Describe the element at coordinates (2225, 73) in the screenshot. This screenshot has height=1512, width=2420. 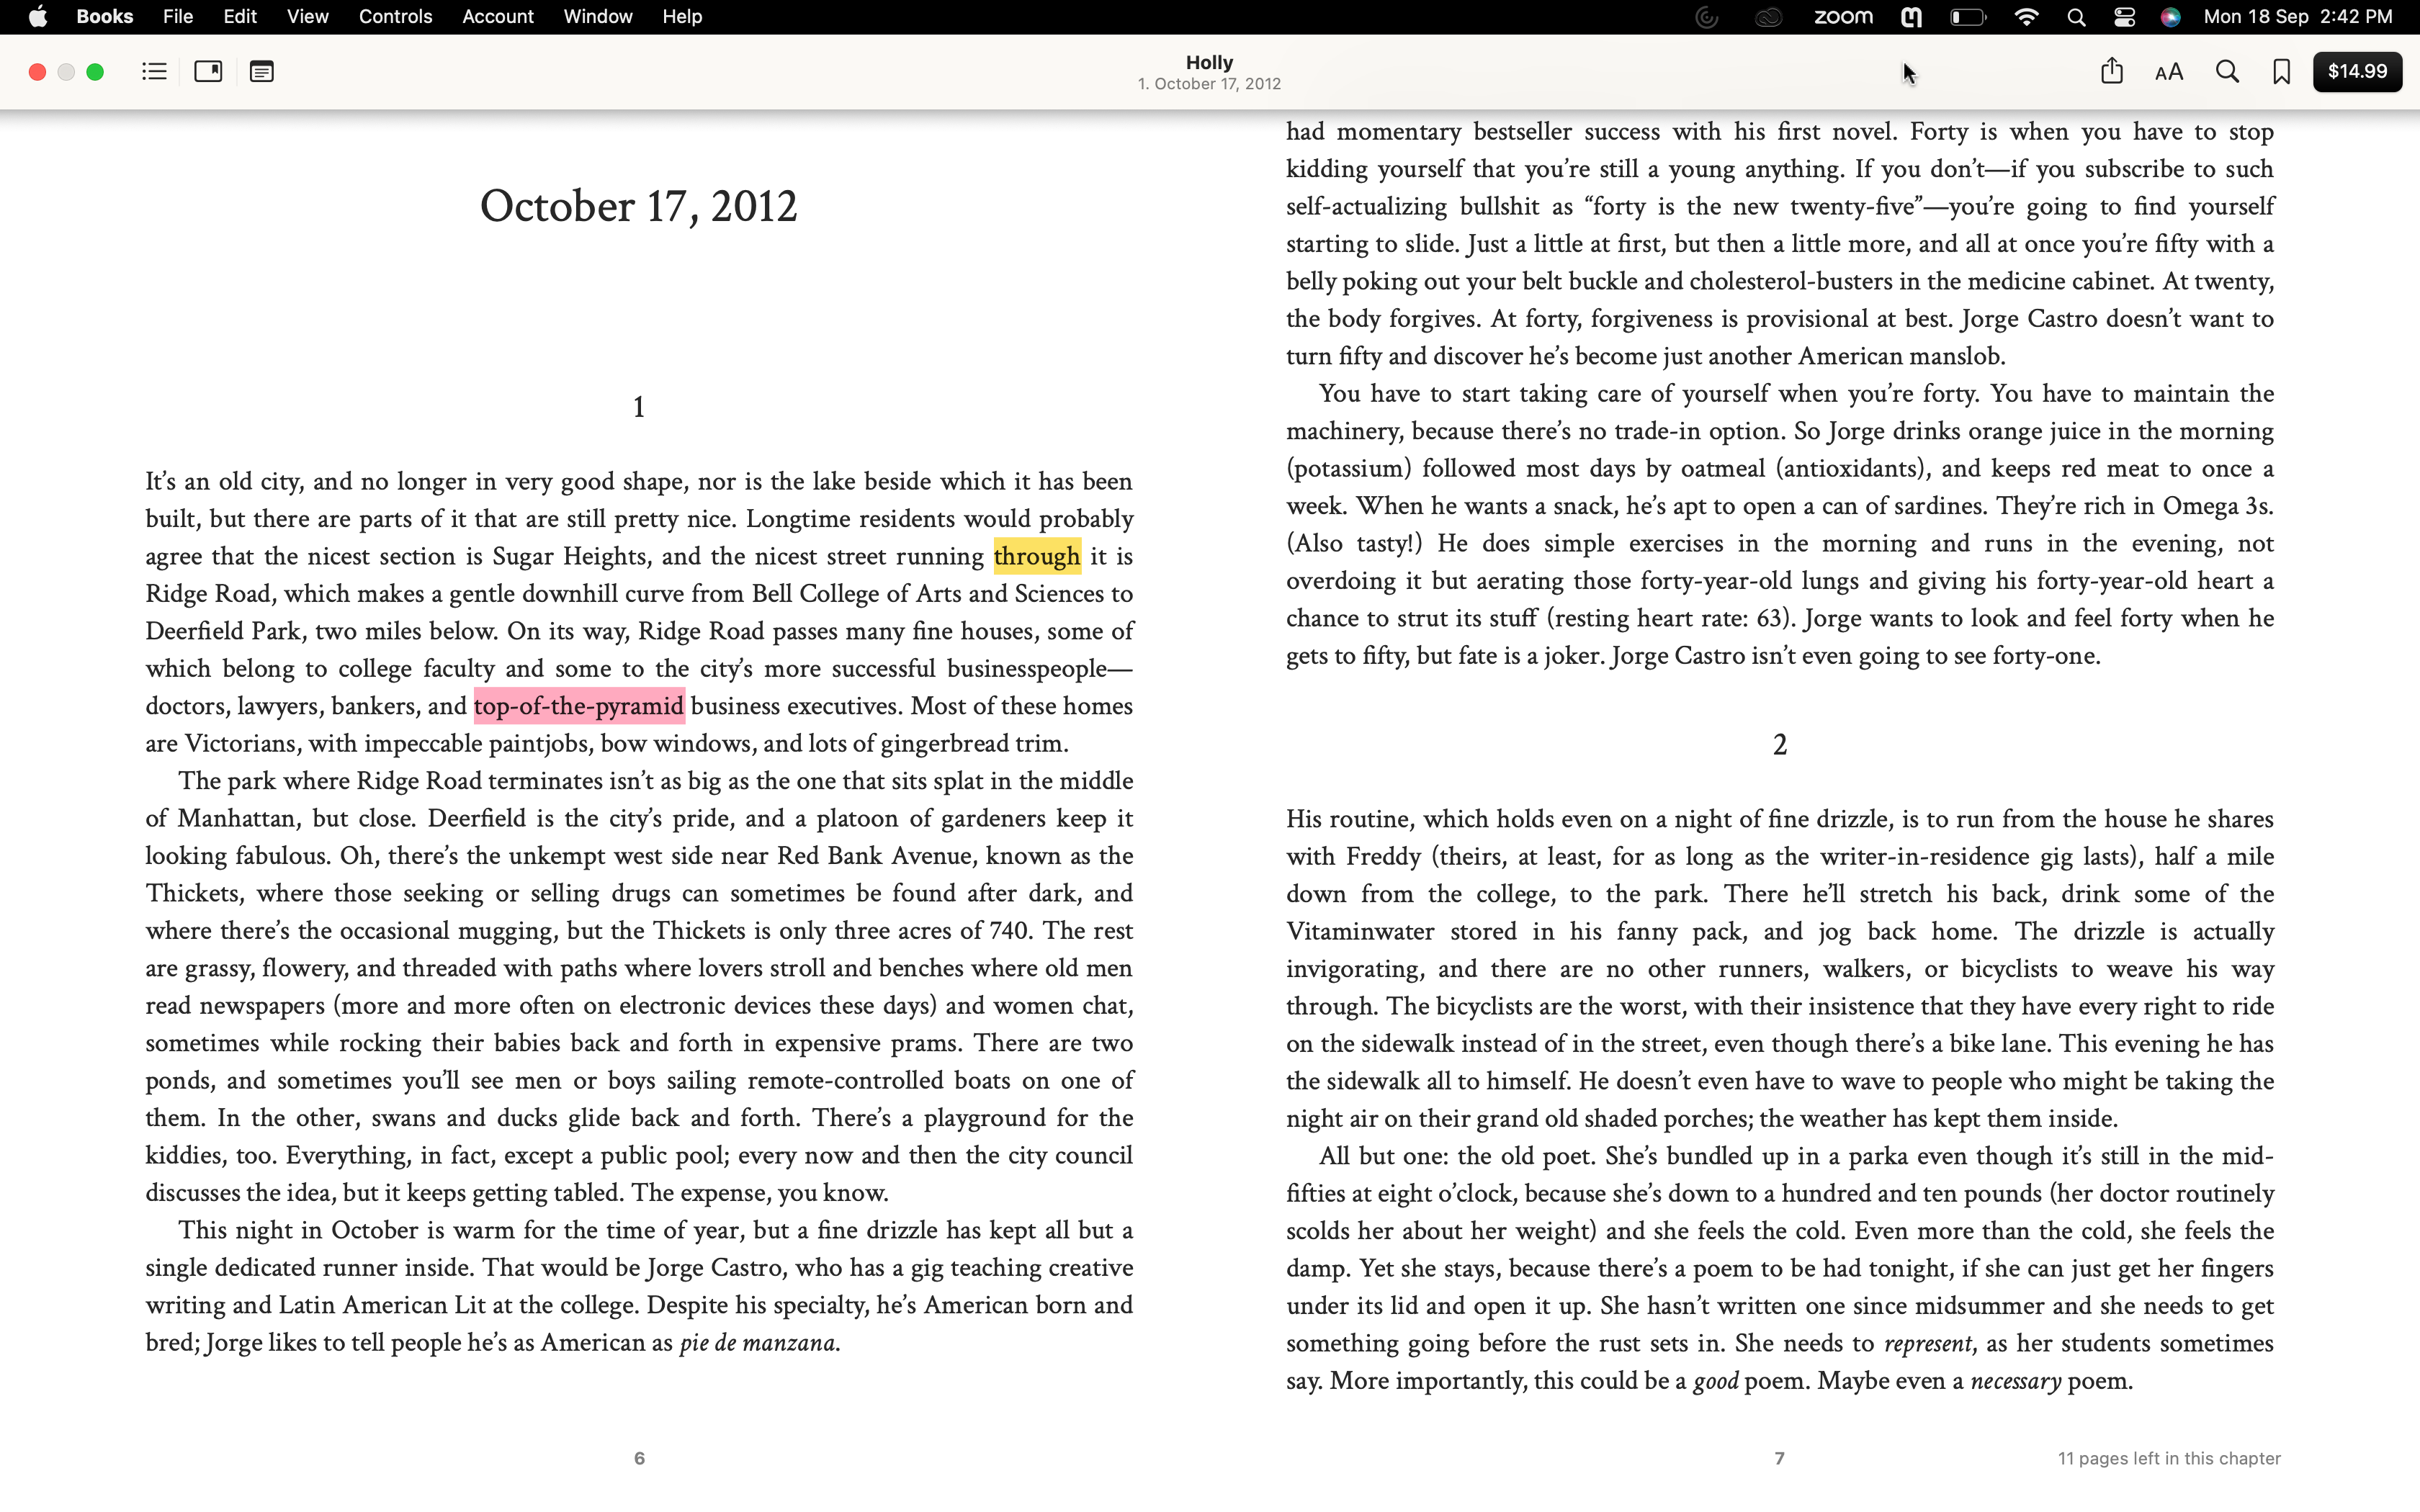
I see `Locate the word "angry" in an e-book` at that location.